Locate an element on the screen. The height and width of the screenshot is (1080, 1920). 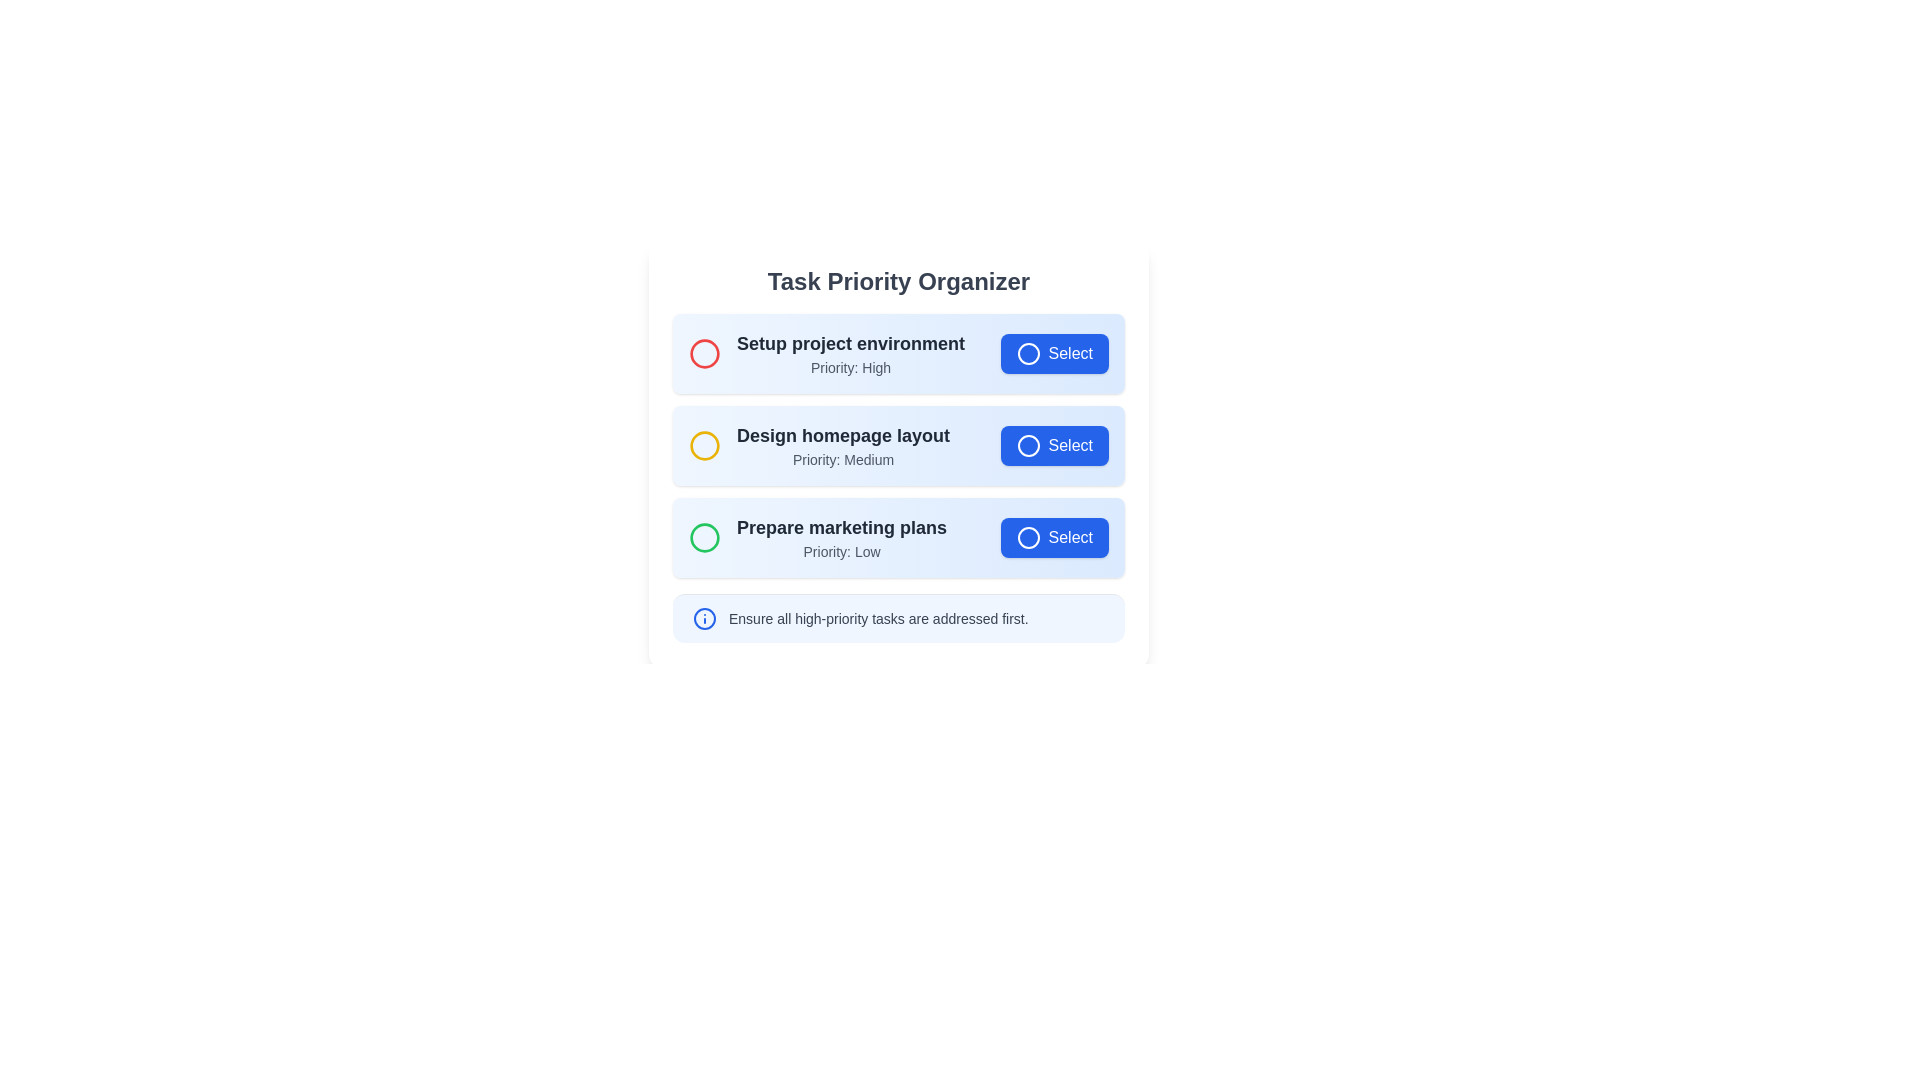
the blue 'Select' button with rounded corners and a circular icon, positioned to the right of 'Setup project environment' and 'Priority: High' is located at coordinates (1053, 353).